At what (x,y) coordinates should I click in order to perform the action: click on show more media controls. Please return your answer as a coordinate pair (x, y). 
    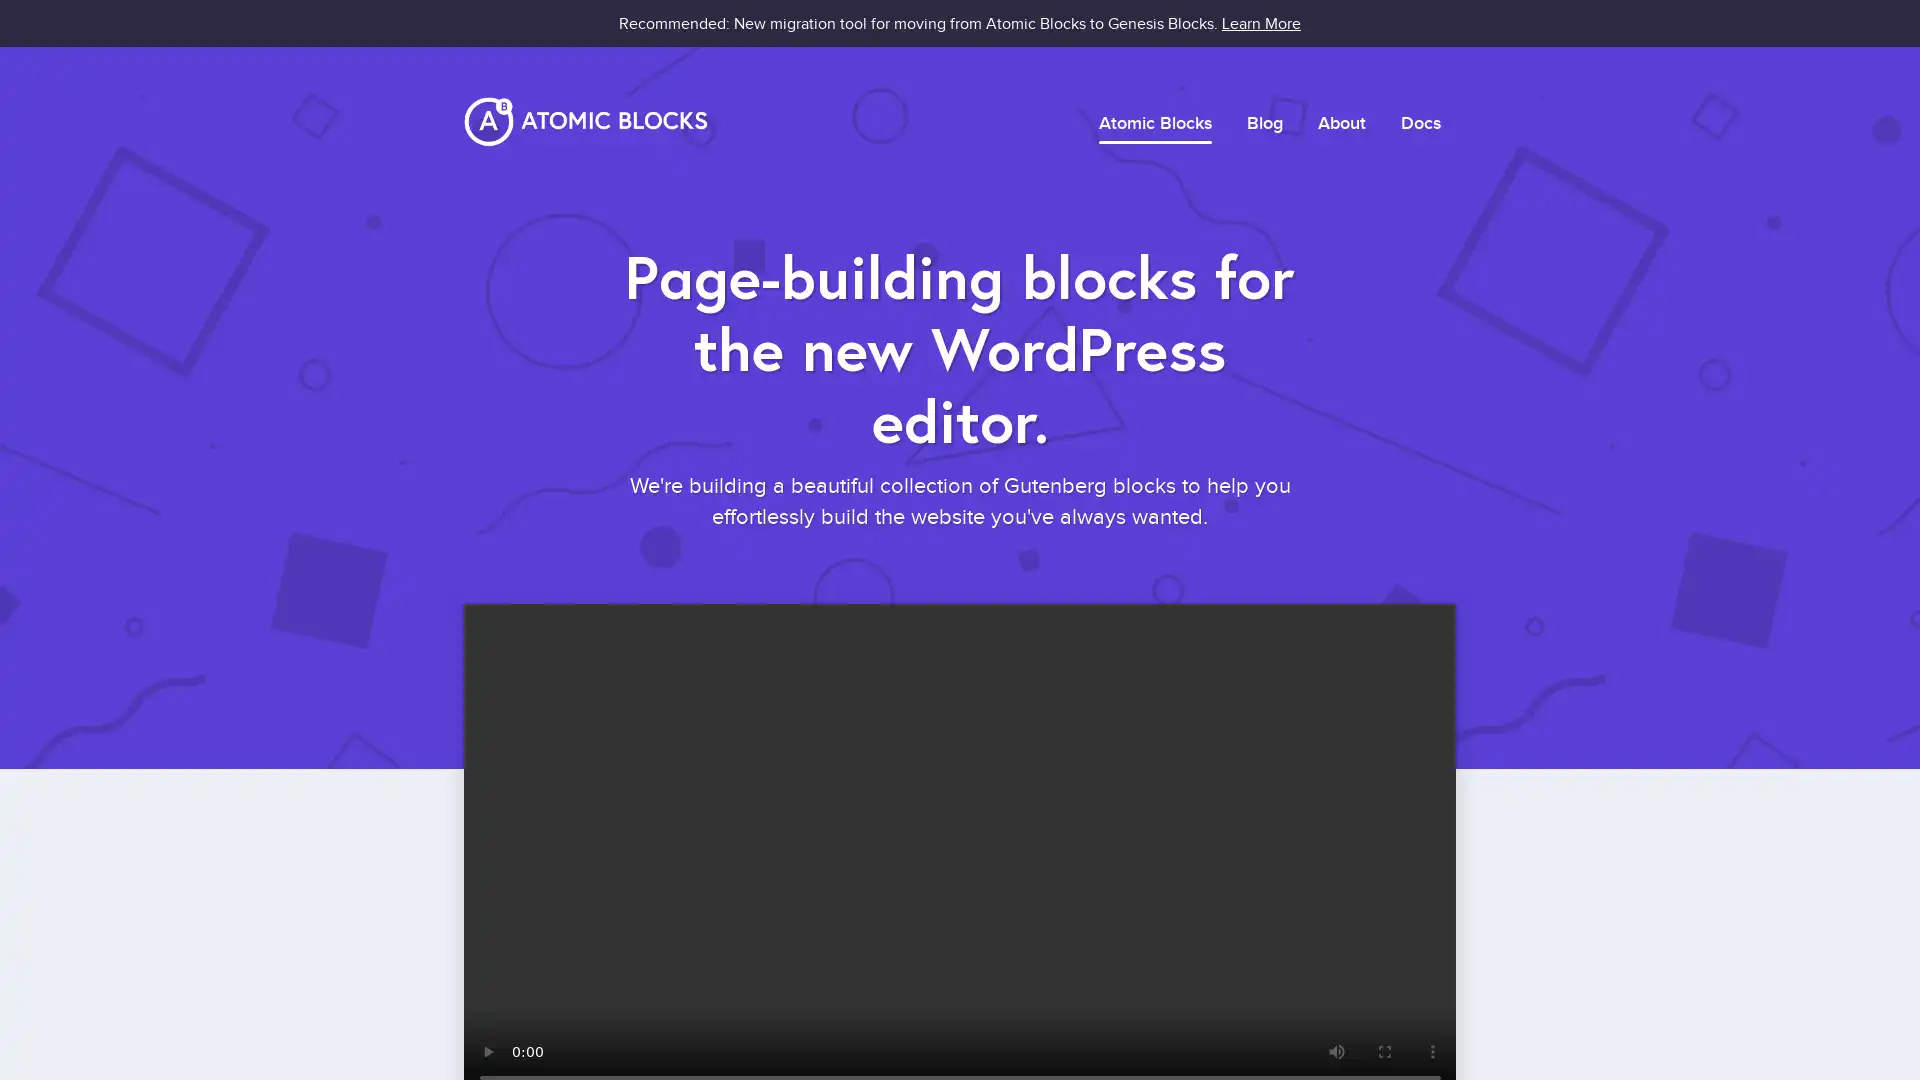
    Looking at the image, I should click on (1430, 1051).